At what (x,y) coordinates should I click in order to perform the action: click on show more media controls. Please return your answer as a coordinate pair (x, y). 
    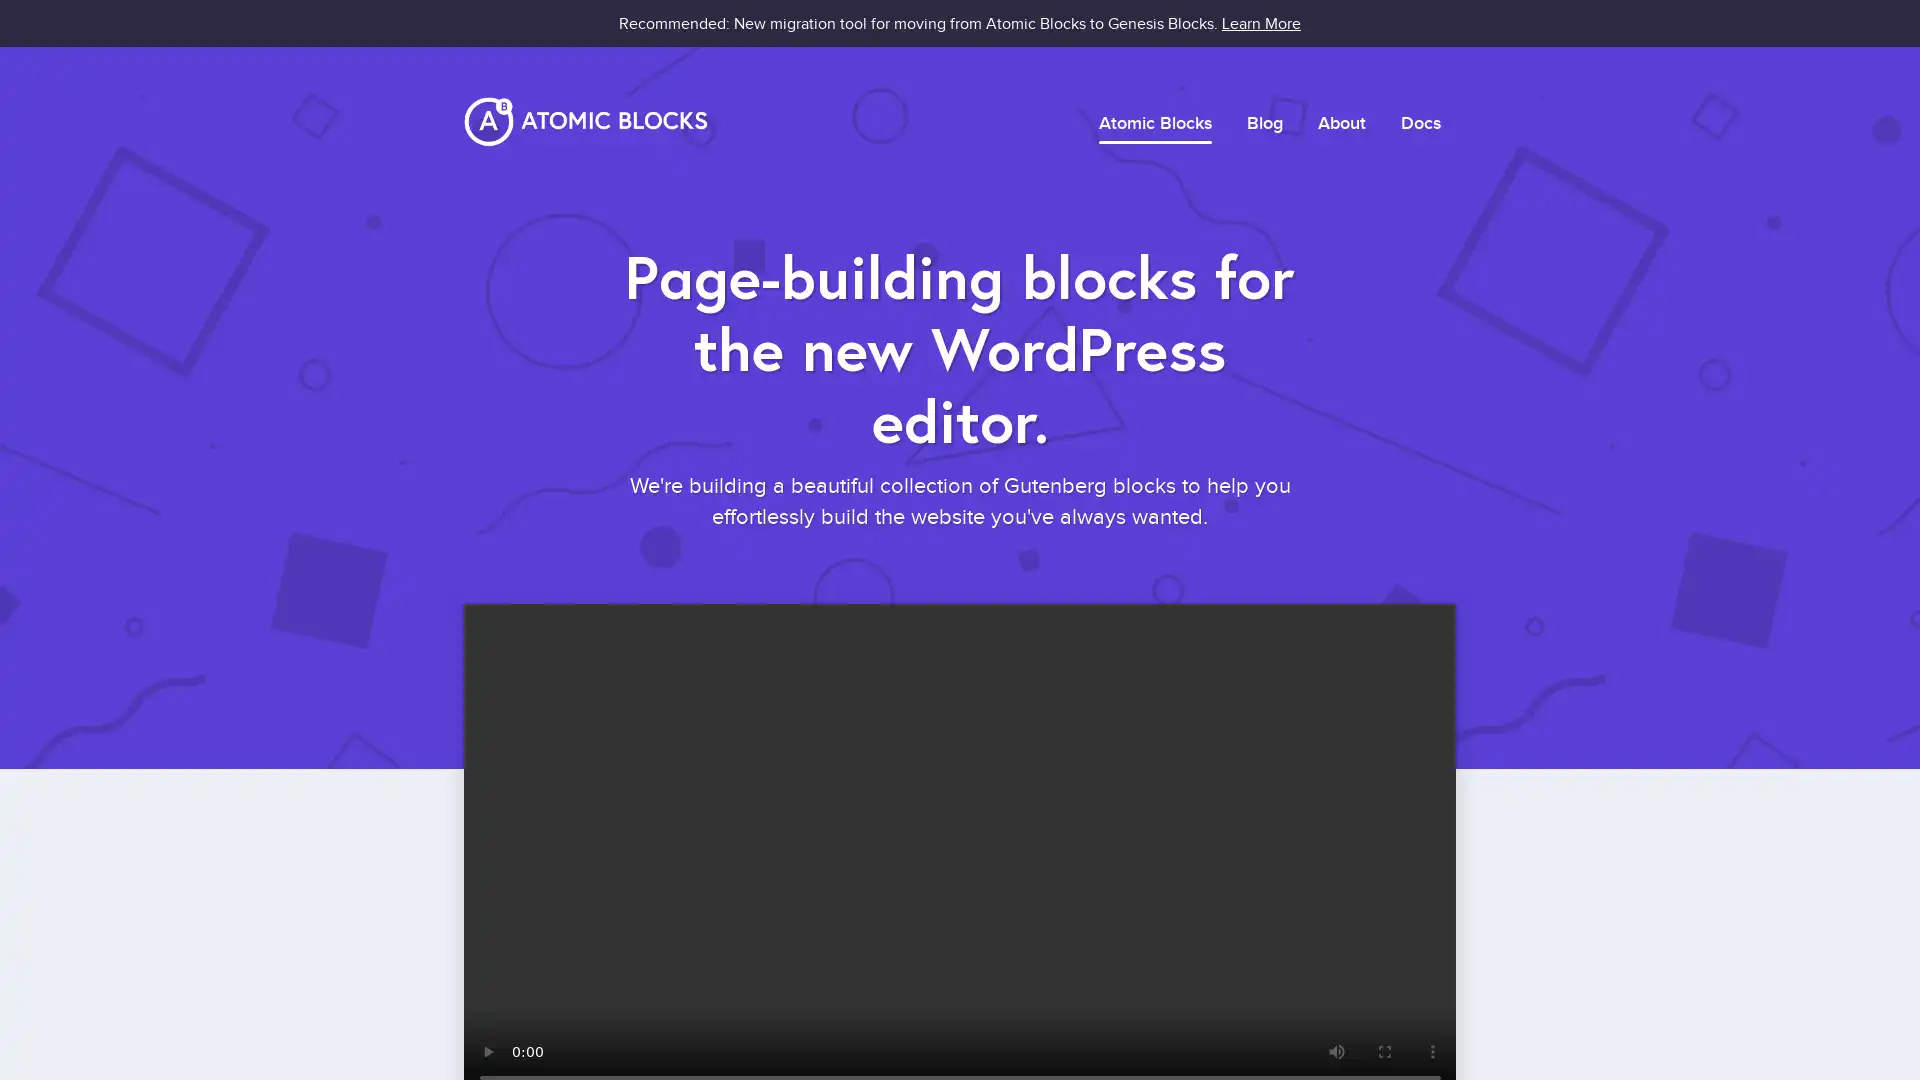
    Looking at the image, I should click on (1430, 1051).